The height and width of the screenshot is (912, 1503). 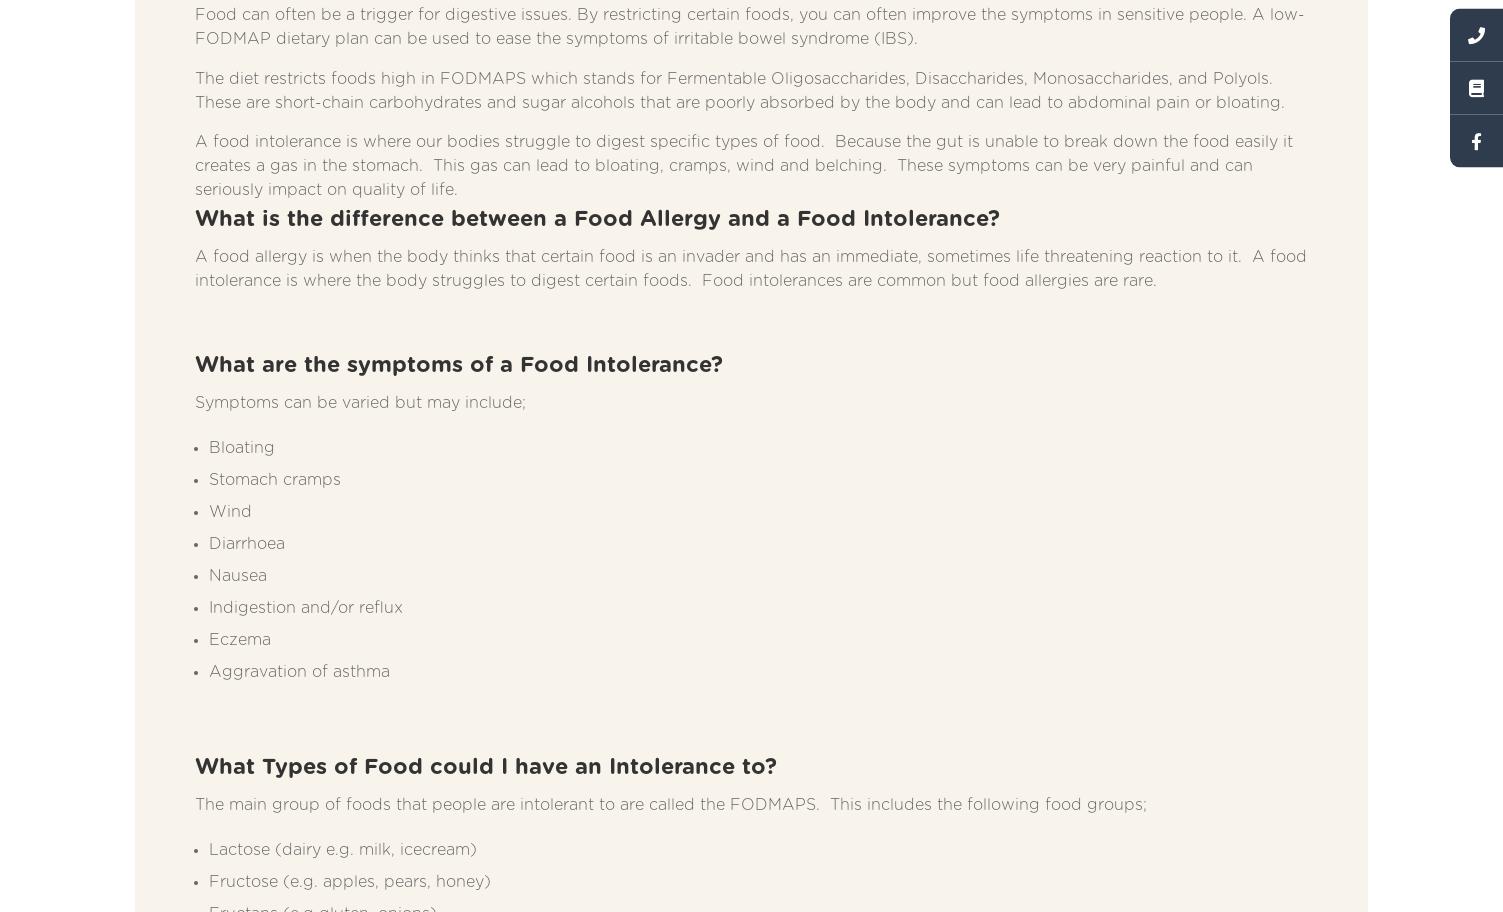 I want to click on 'What is the difference between a Food Allergy and a Food Intolerance?', so click(x=194, y=216).